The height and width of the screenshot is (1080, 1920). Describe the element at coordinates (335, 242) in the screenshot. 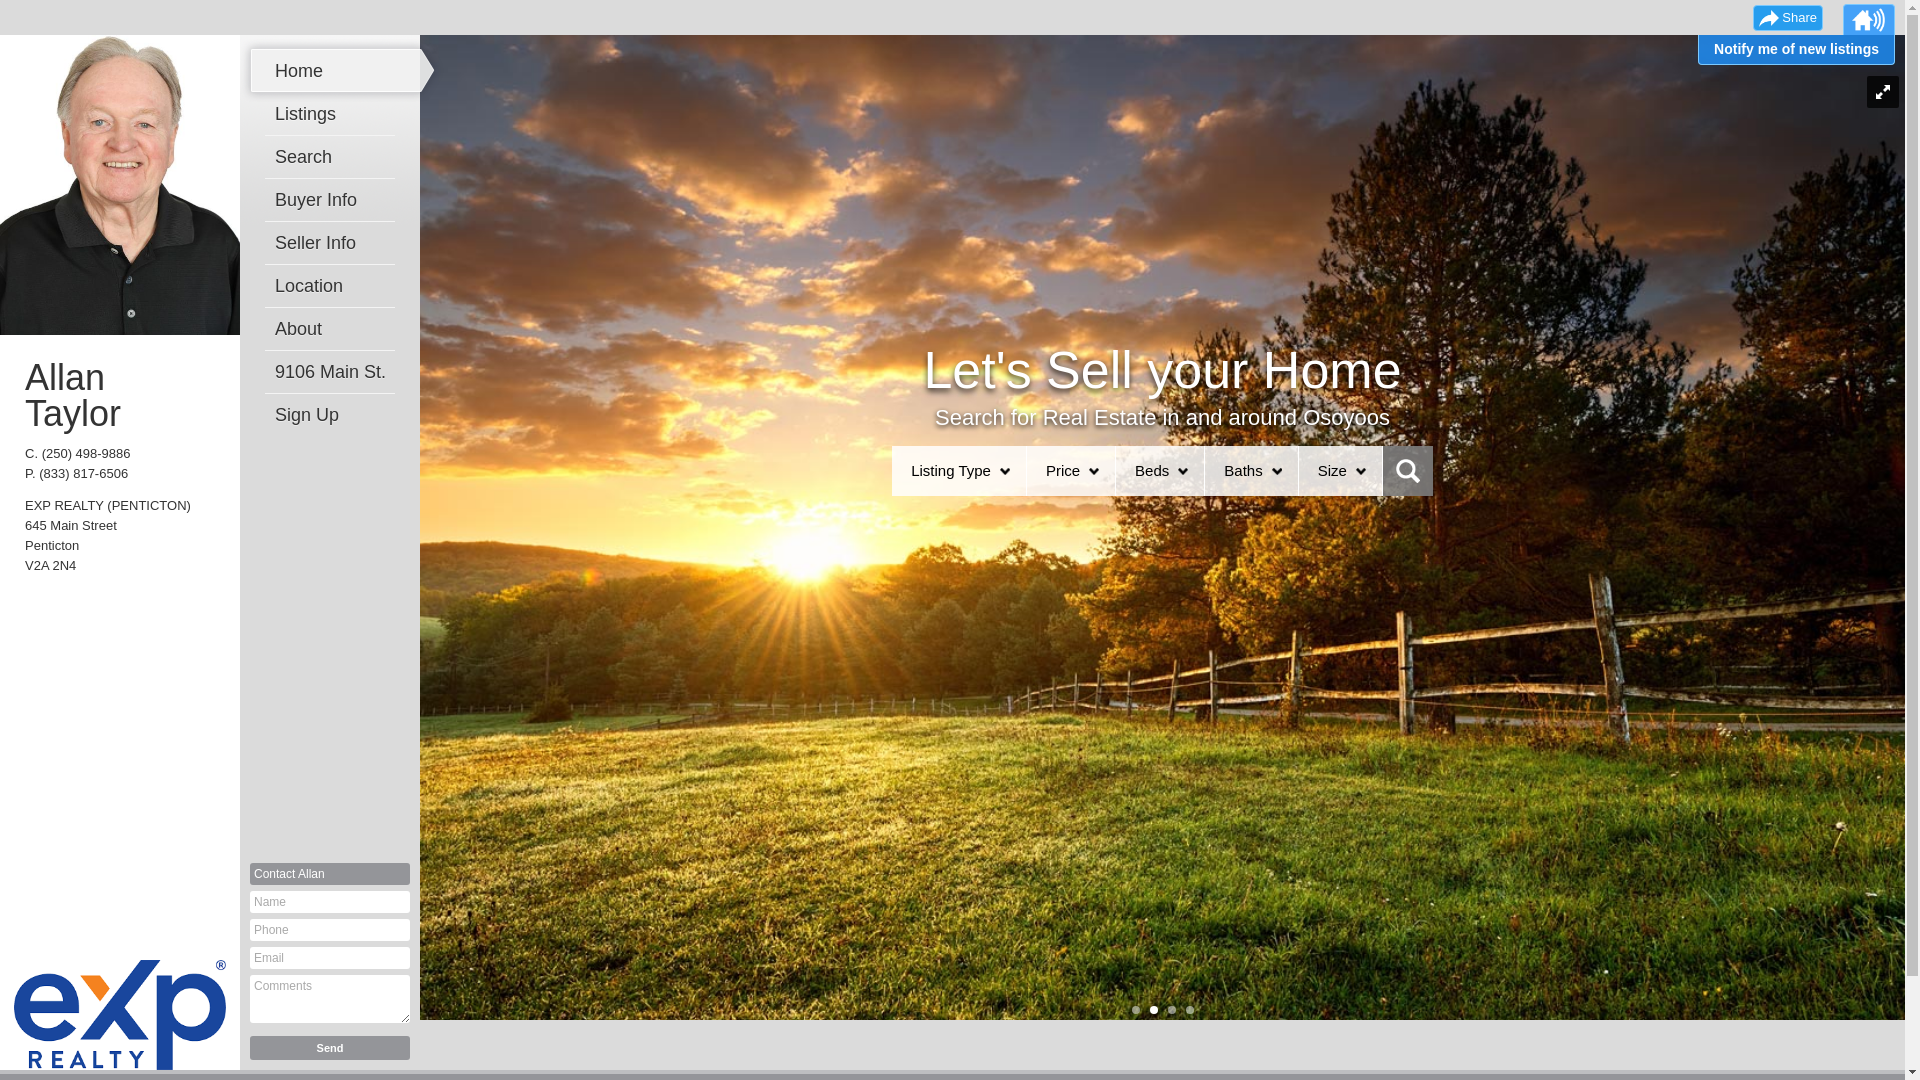

I see `'Seller Info'` at that location.